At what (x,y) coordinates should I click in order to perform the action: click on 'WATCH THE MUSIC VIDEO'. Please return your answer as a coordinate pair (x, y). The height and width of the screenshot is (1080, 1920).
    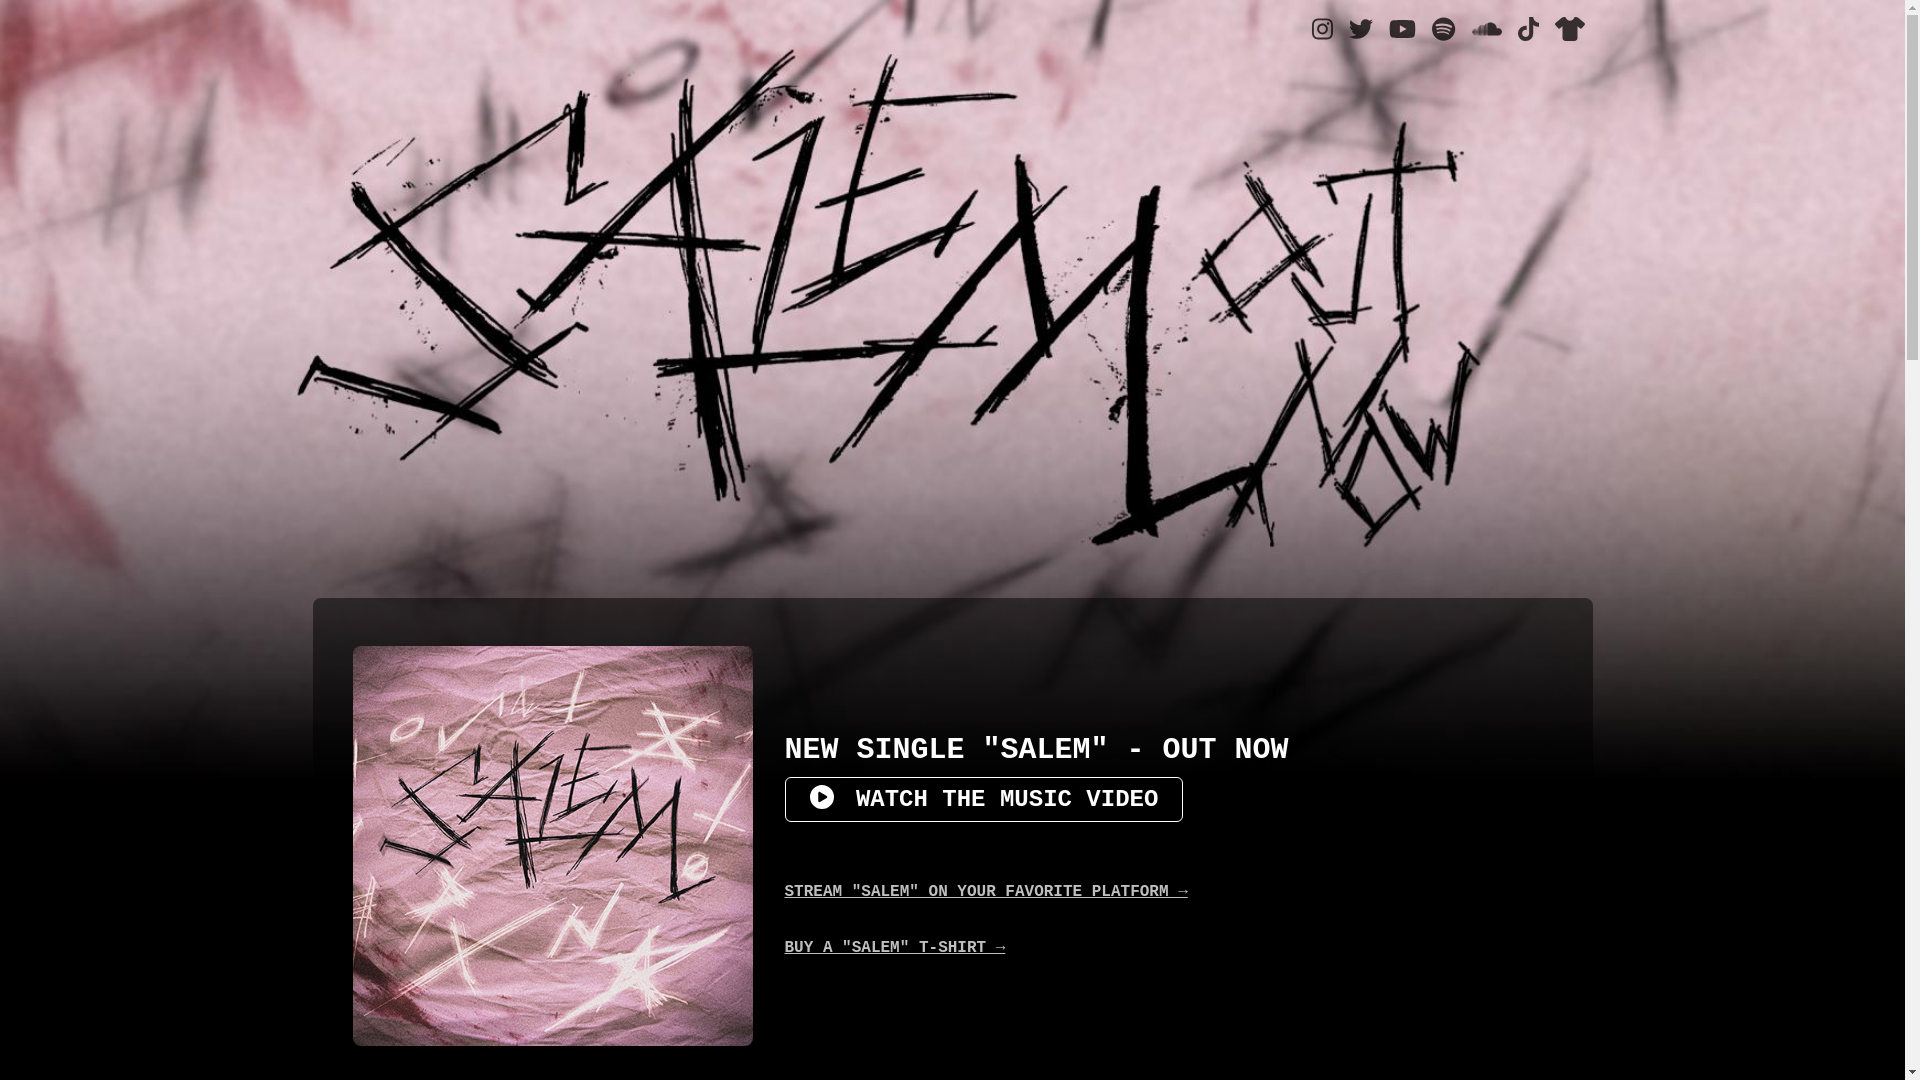
    Looking at the image, I should click on (983, 798).